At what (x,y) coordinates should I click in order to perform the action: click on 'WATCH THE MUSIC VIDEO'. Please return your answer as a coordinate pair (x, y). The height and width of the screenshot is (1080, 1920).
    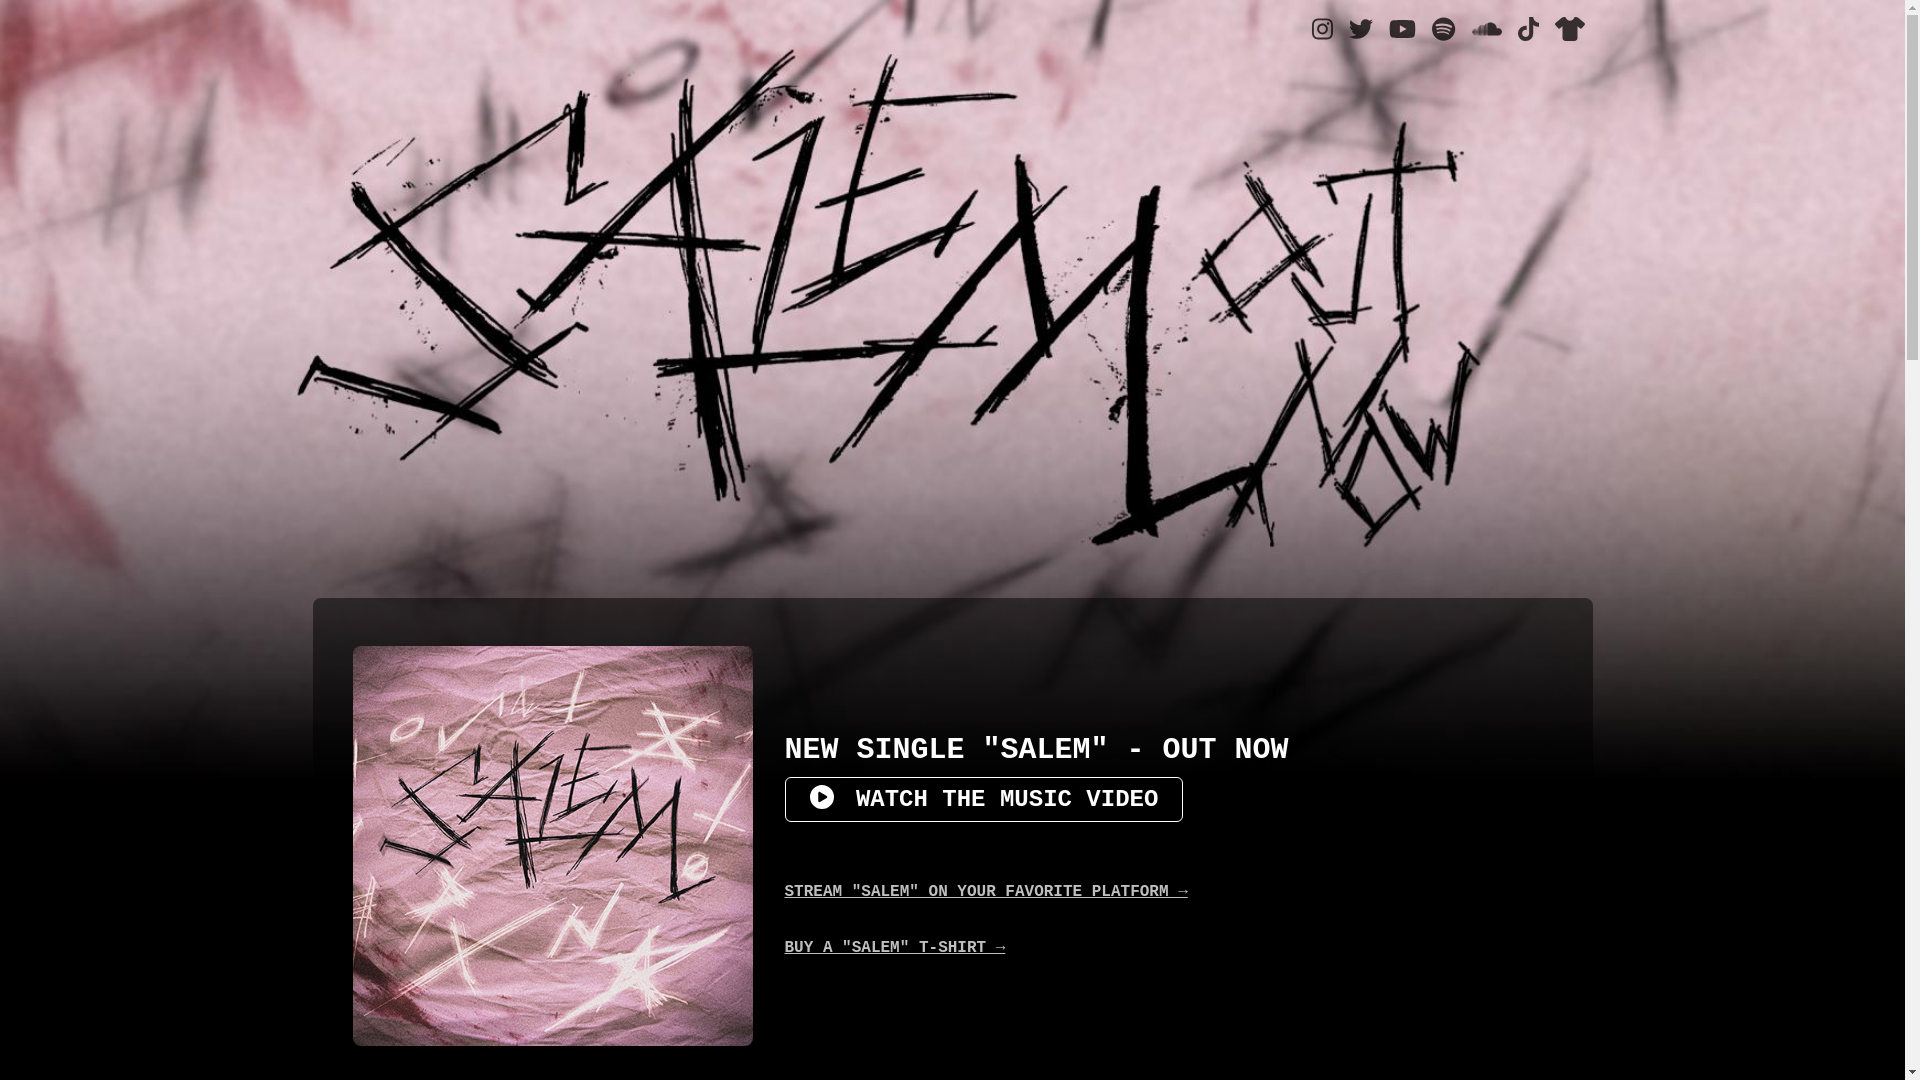
    Looking at the image, I should click on (983, 798).